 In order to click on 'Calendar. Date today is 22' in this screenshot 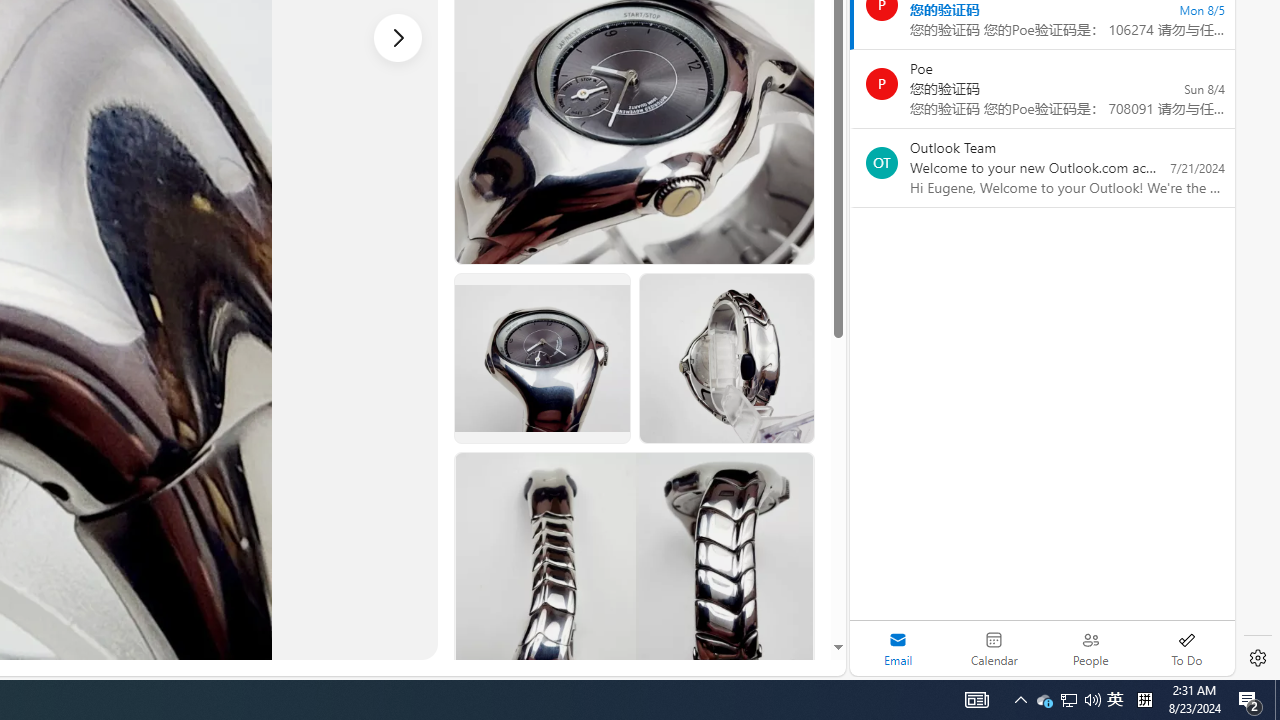, I will do `click(994, 648)`.